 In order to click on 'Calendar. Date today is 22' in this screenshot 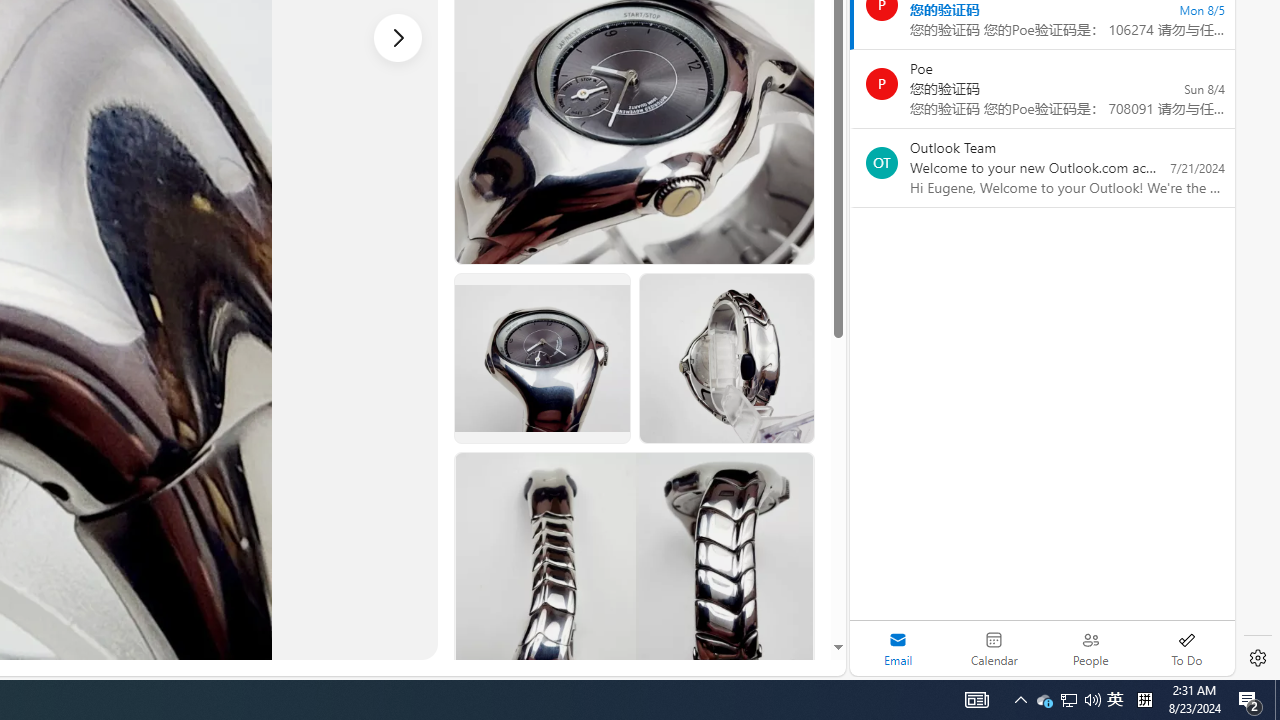, I will do `click(994, 648)`.